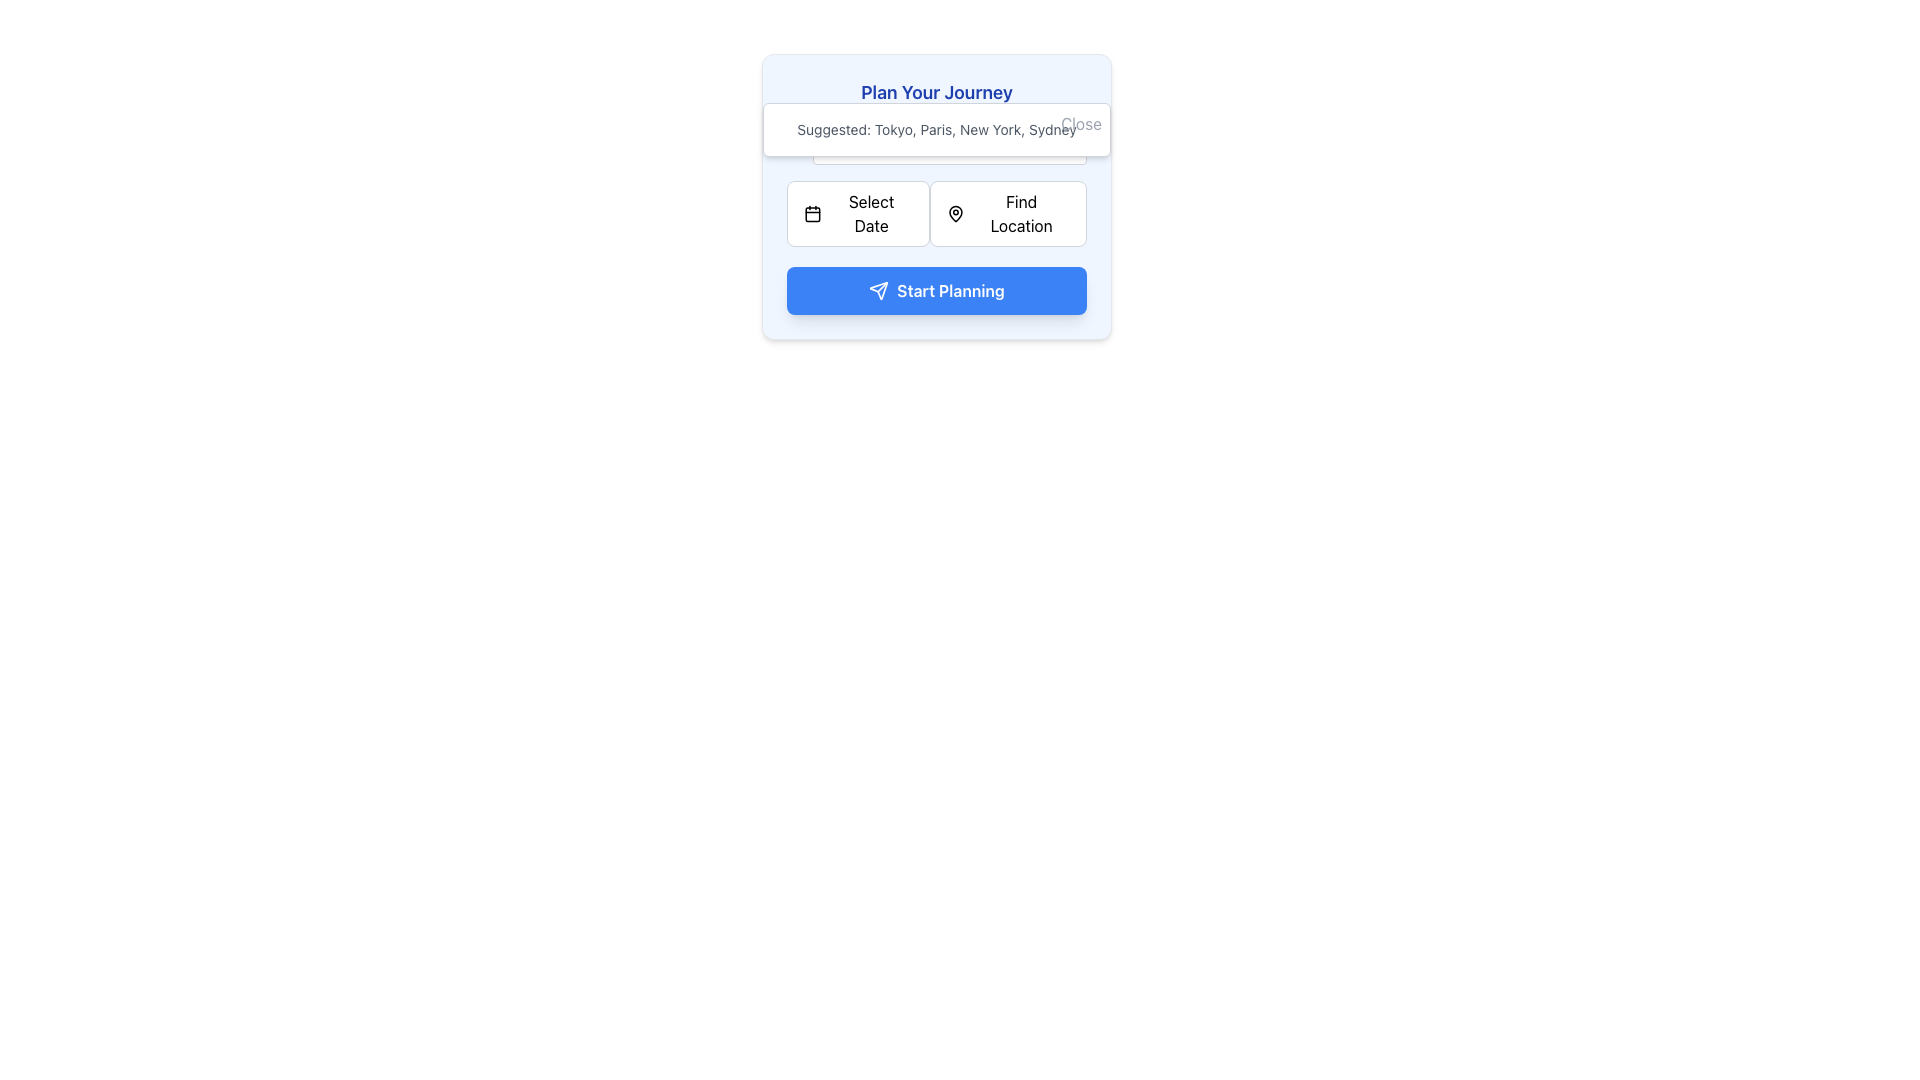 This screenshot has height=1080, width=1920. What do you see at coordinates (812, 214) in the screenshot?
I see `the main rectangular body of the calendar icon component located to the left of the 'Select Date' label` at bounding box center [812, 214].